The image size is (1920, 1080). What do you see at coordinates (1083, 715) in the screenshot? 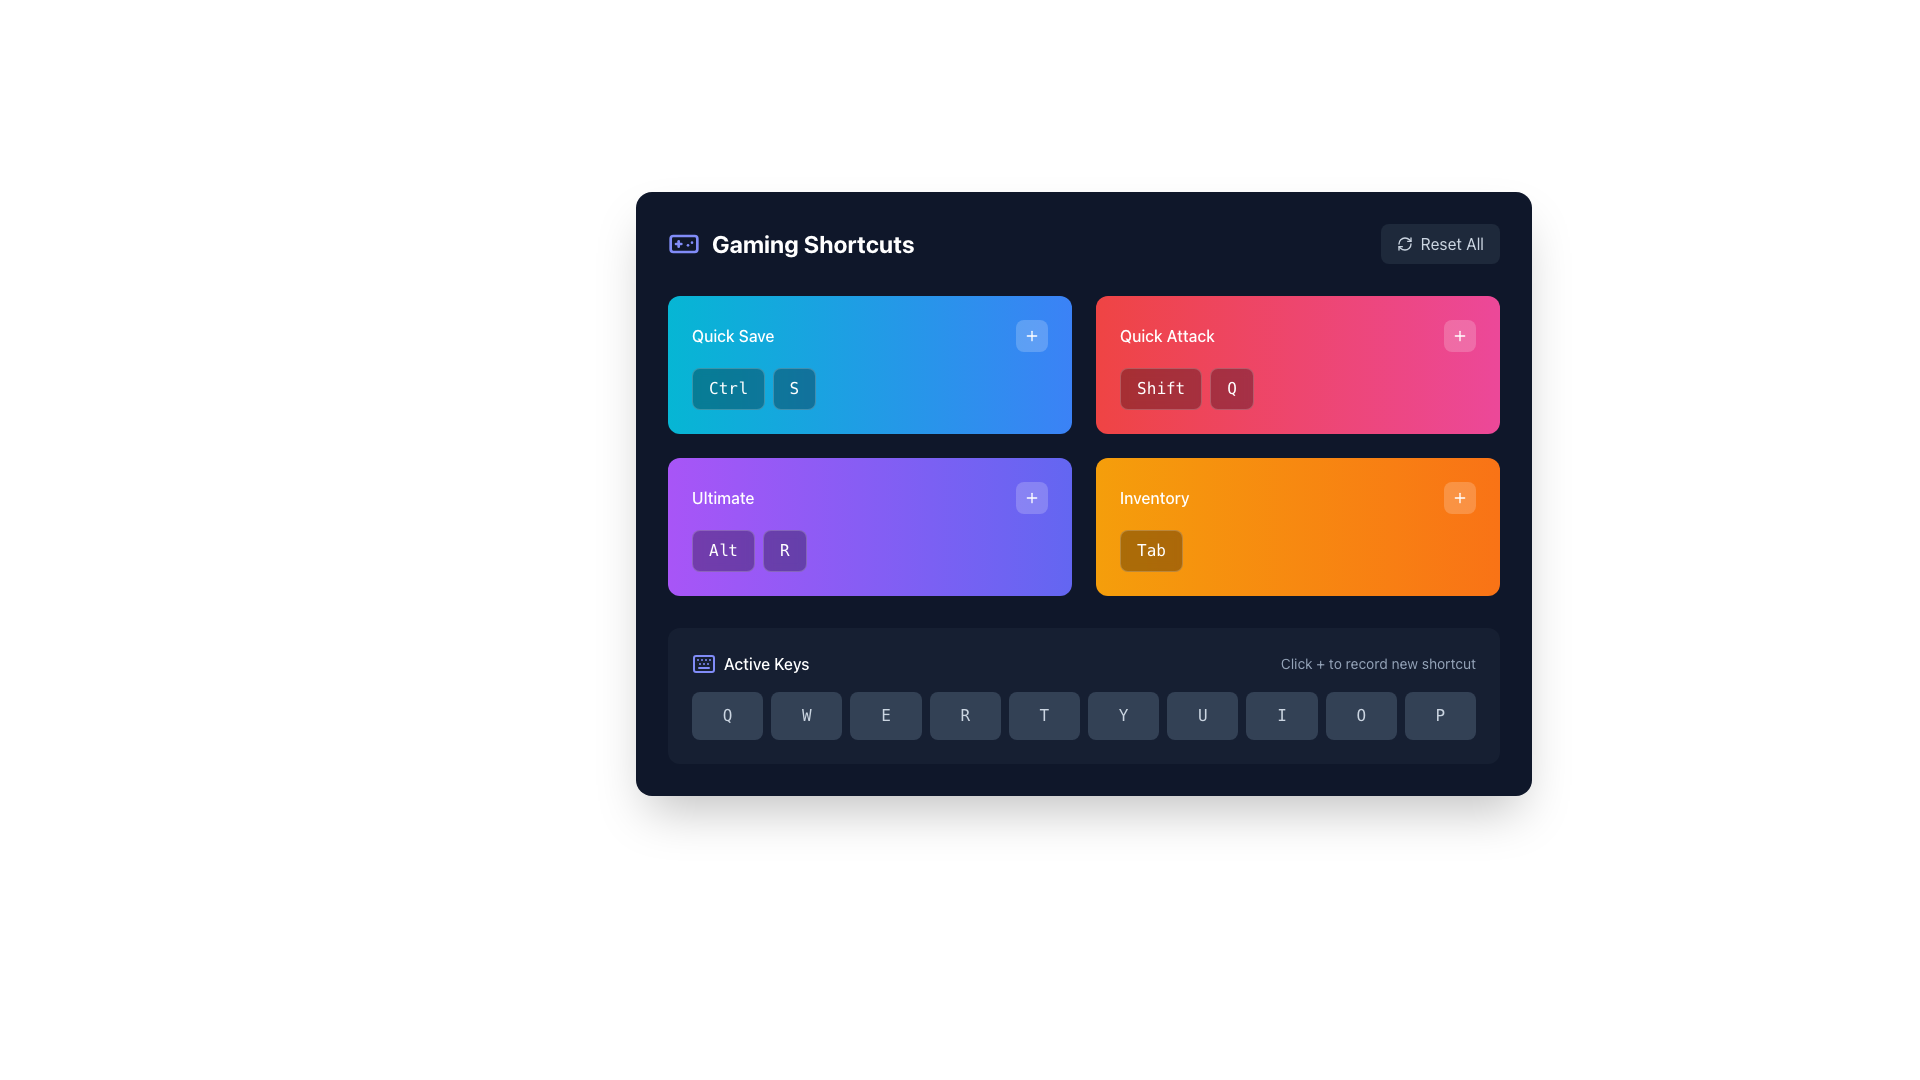
I see `a button in the interactive grid of buttons representing a keyboard's top alphabetic row` at bounding box center [1083, 715].